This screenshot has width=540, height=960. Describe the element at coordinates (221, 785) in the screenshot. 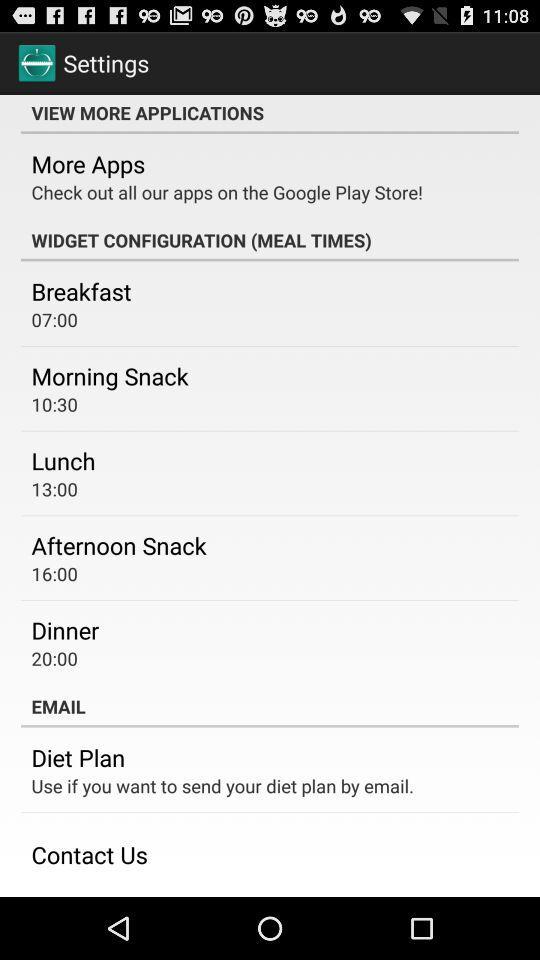

I see `the app below the diet plan icon` at that location.